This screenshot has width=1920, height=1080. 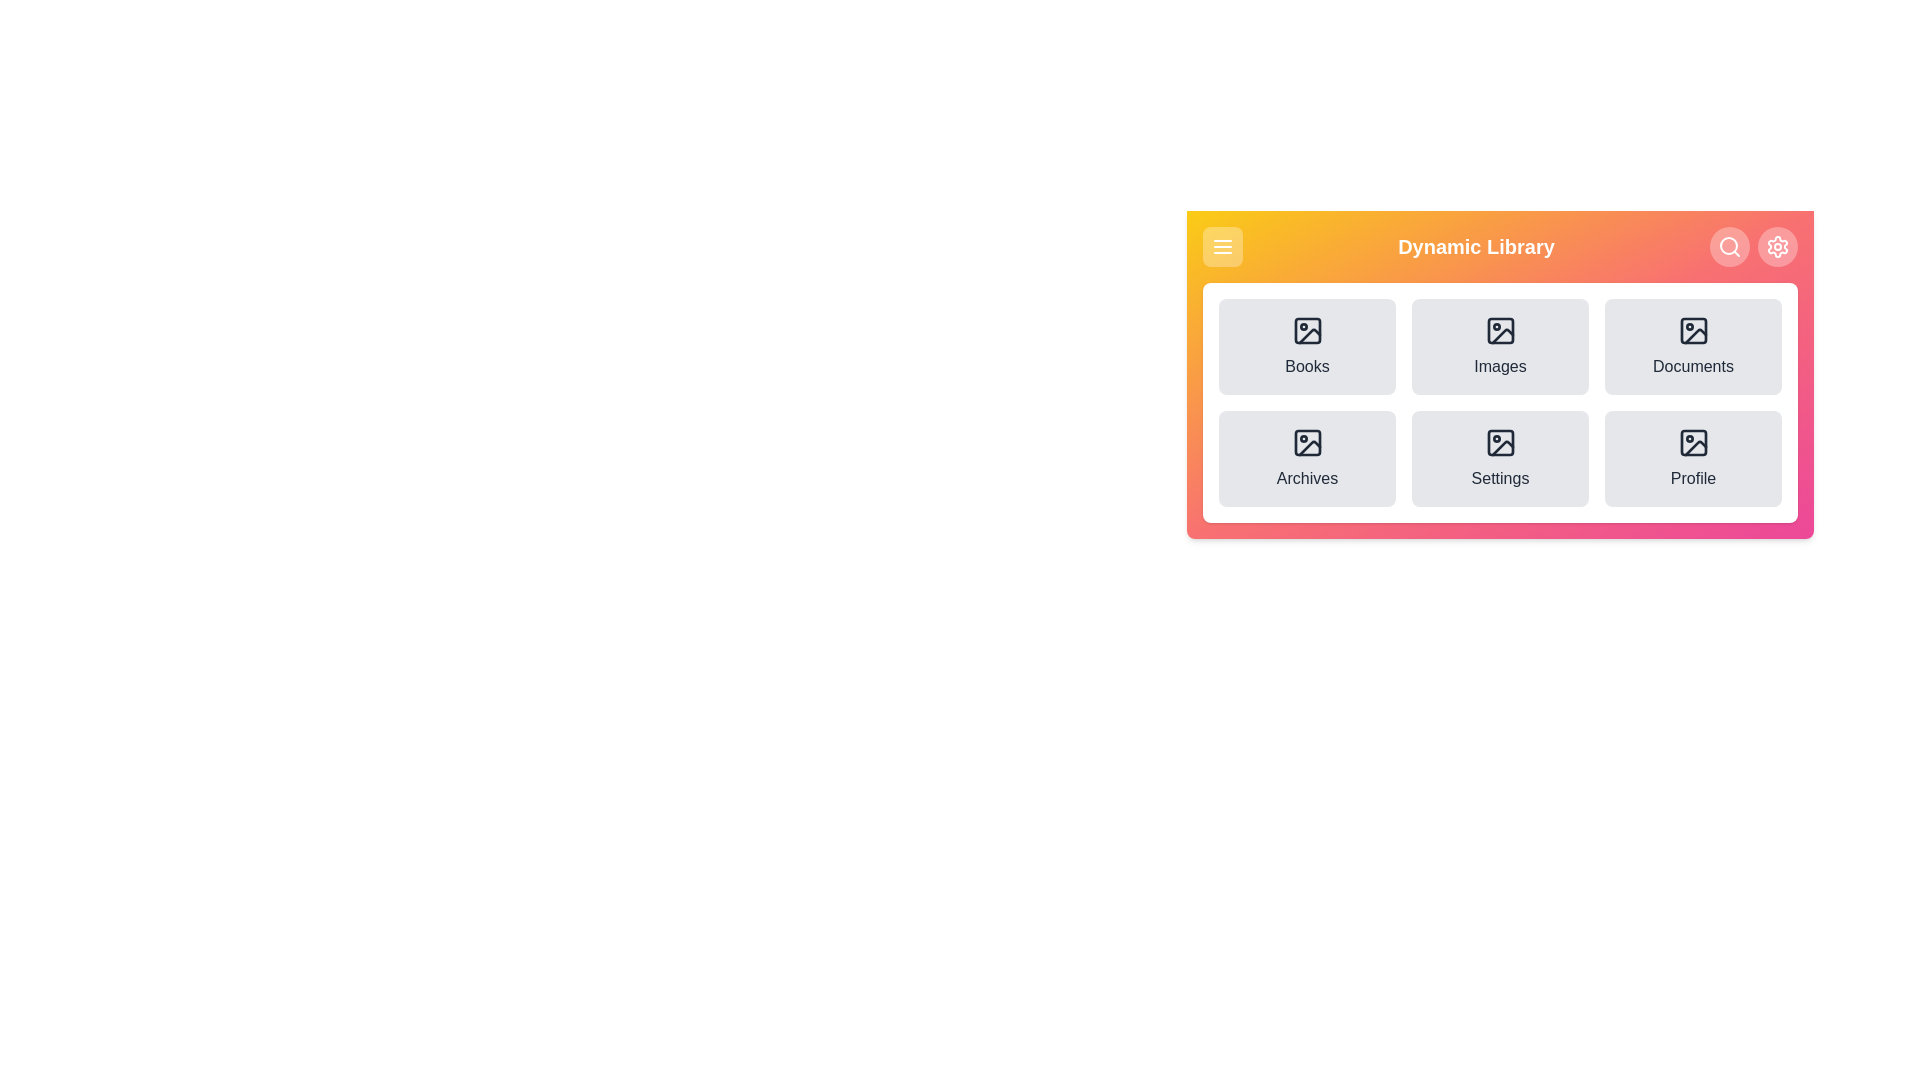 I want to click on the header text 'Dynamic Library', so click(x=1476, y=245).